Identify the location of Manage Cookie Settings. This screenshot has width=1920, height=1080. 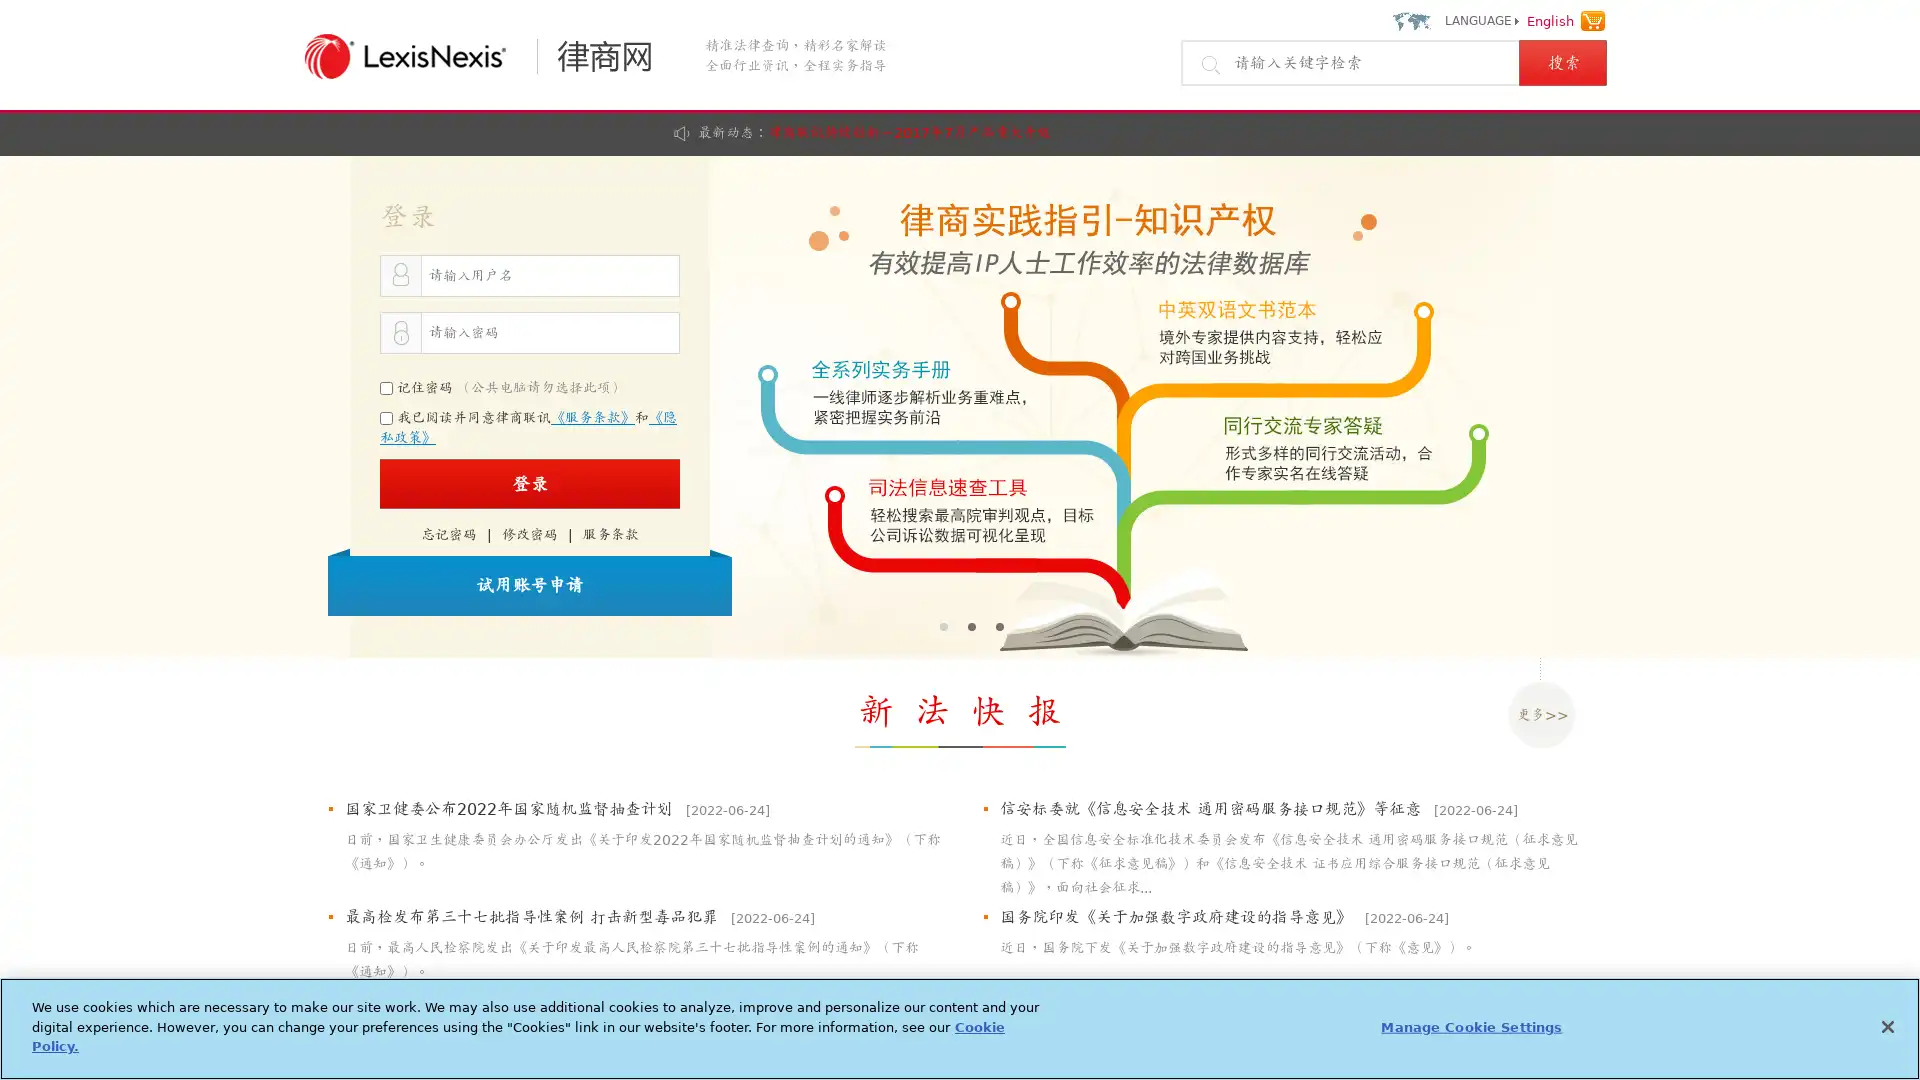
(1471, 1026).